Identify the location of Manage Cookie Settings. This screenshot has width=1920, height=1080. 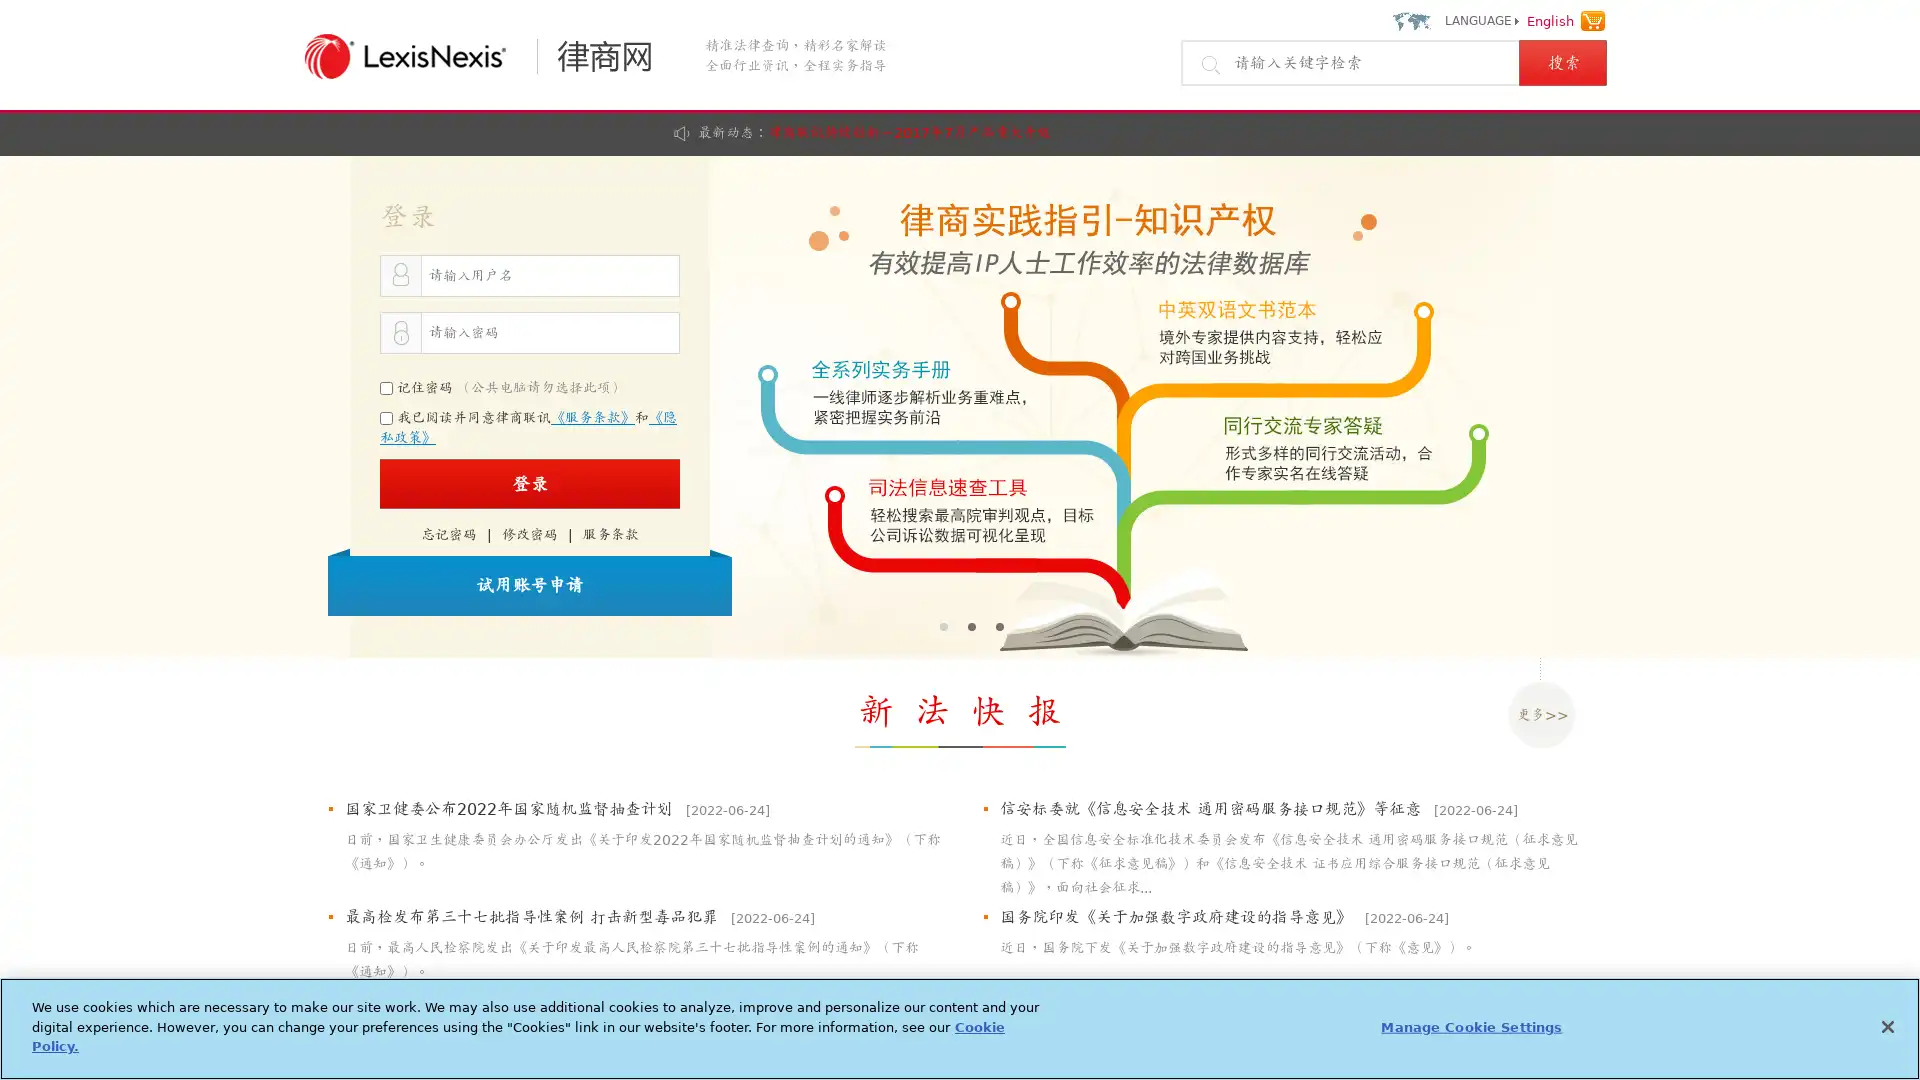
(1471, 1026).